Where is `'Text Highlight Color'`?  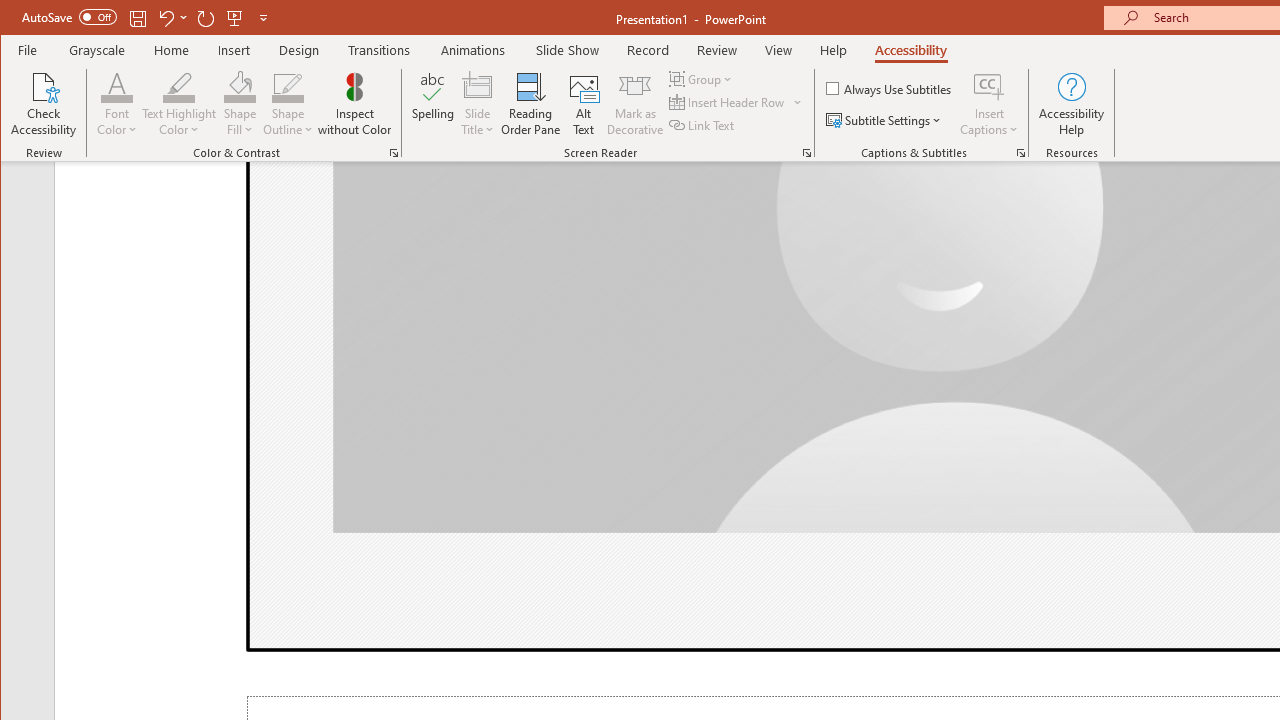 'Text Highlight Color' is located at coordinates (179, 85).